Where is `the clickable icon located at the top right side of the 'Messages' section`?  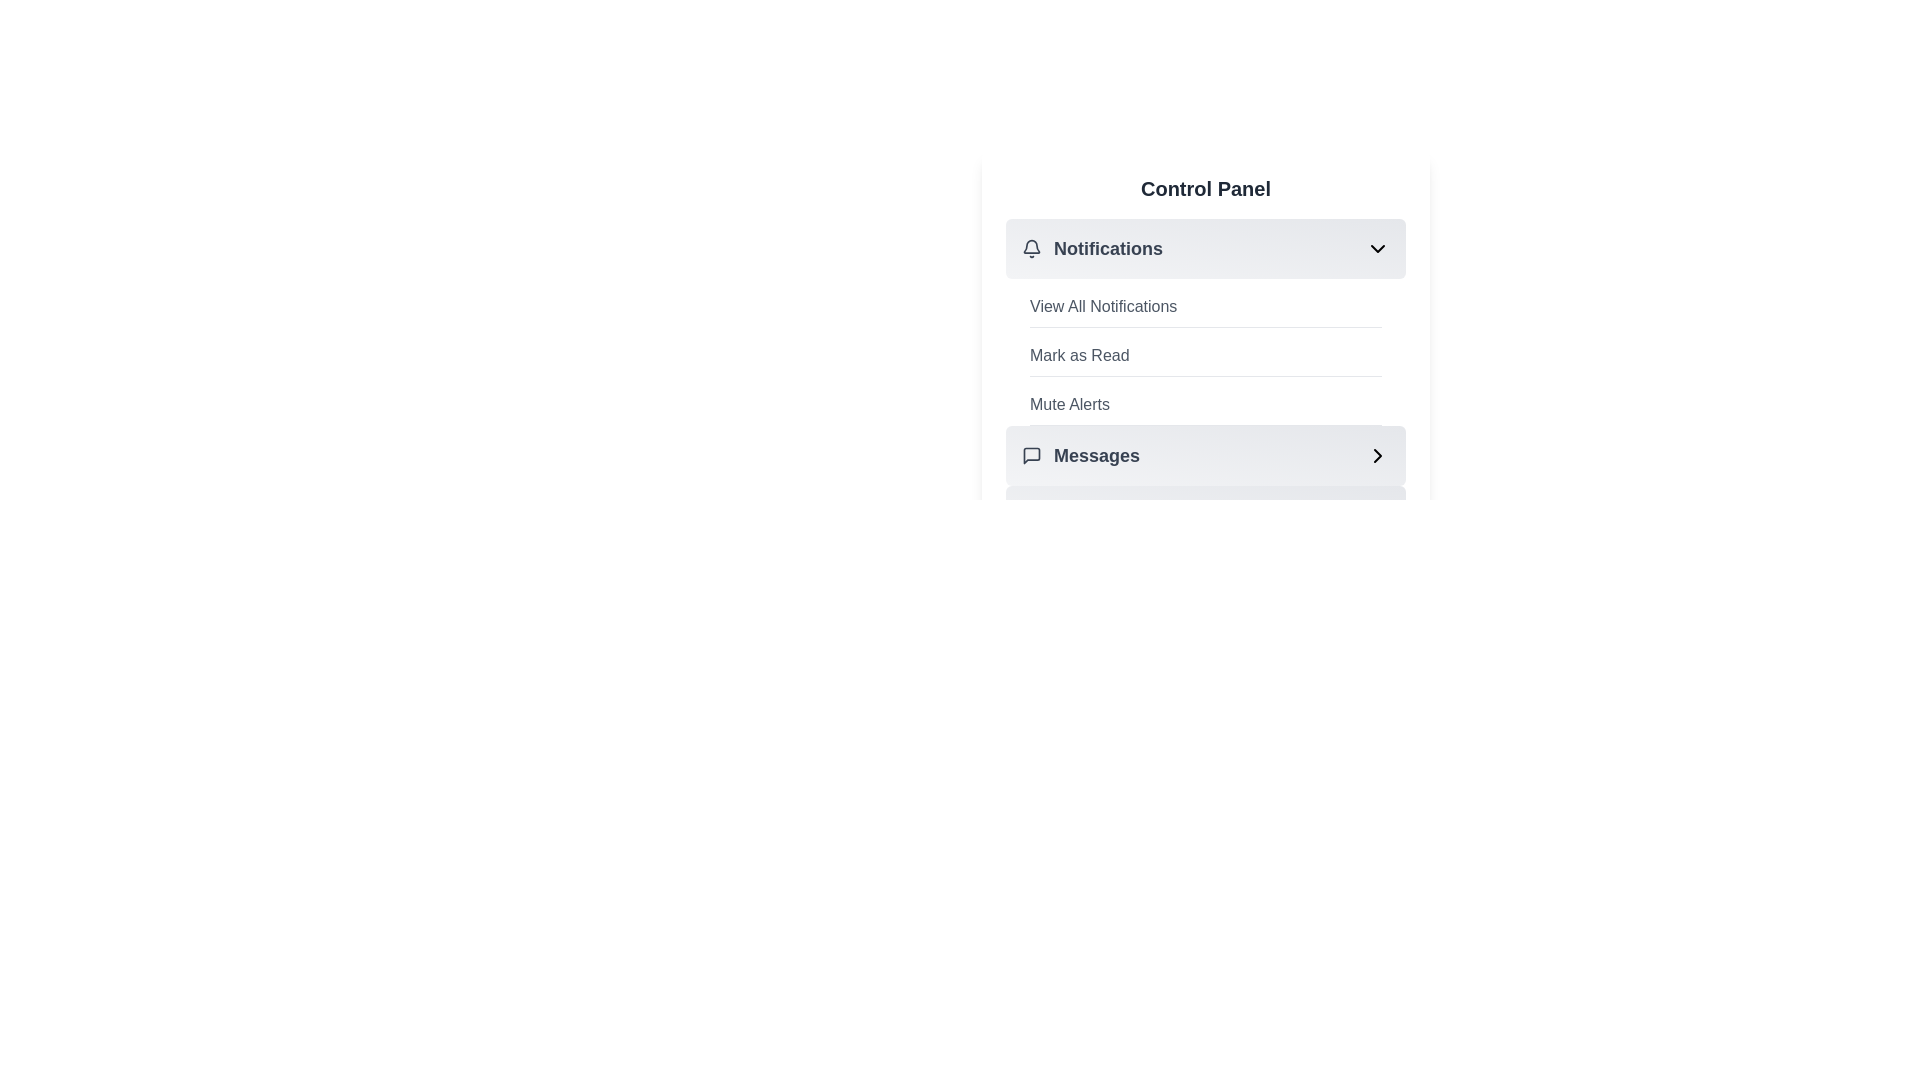 the clickable icon located at the top right side of the 'Messages' section is located at coordinates (1376, 455).